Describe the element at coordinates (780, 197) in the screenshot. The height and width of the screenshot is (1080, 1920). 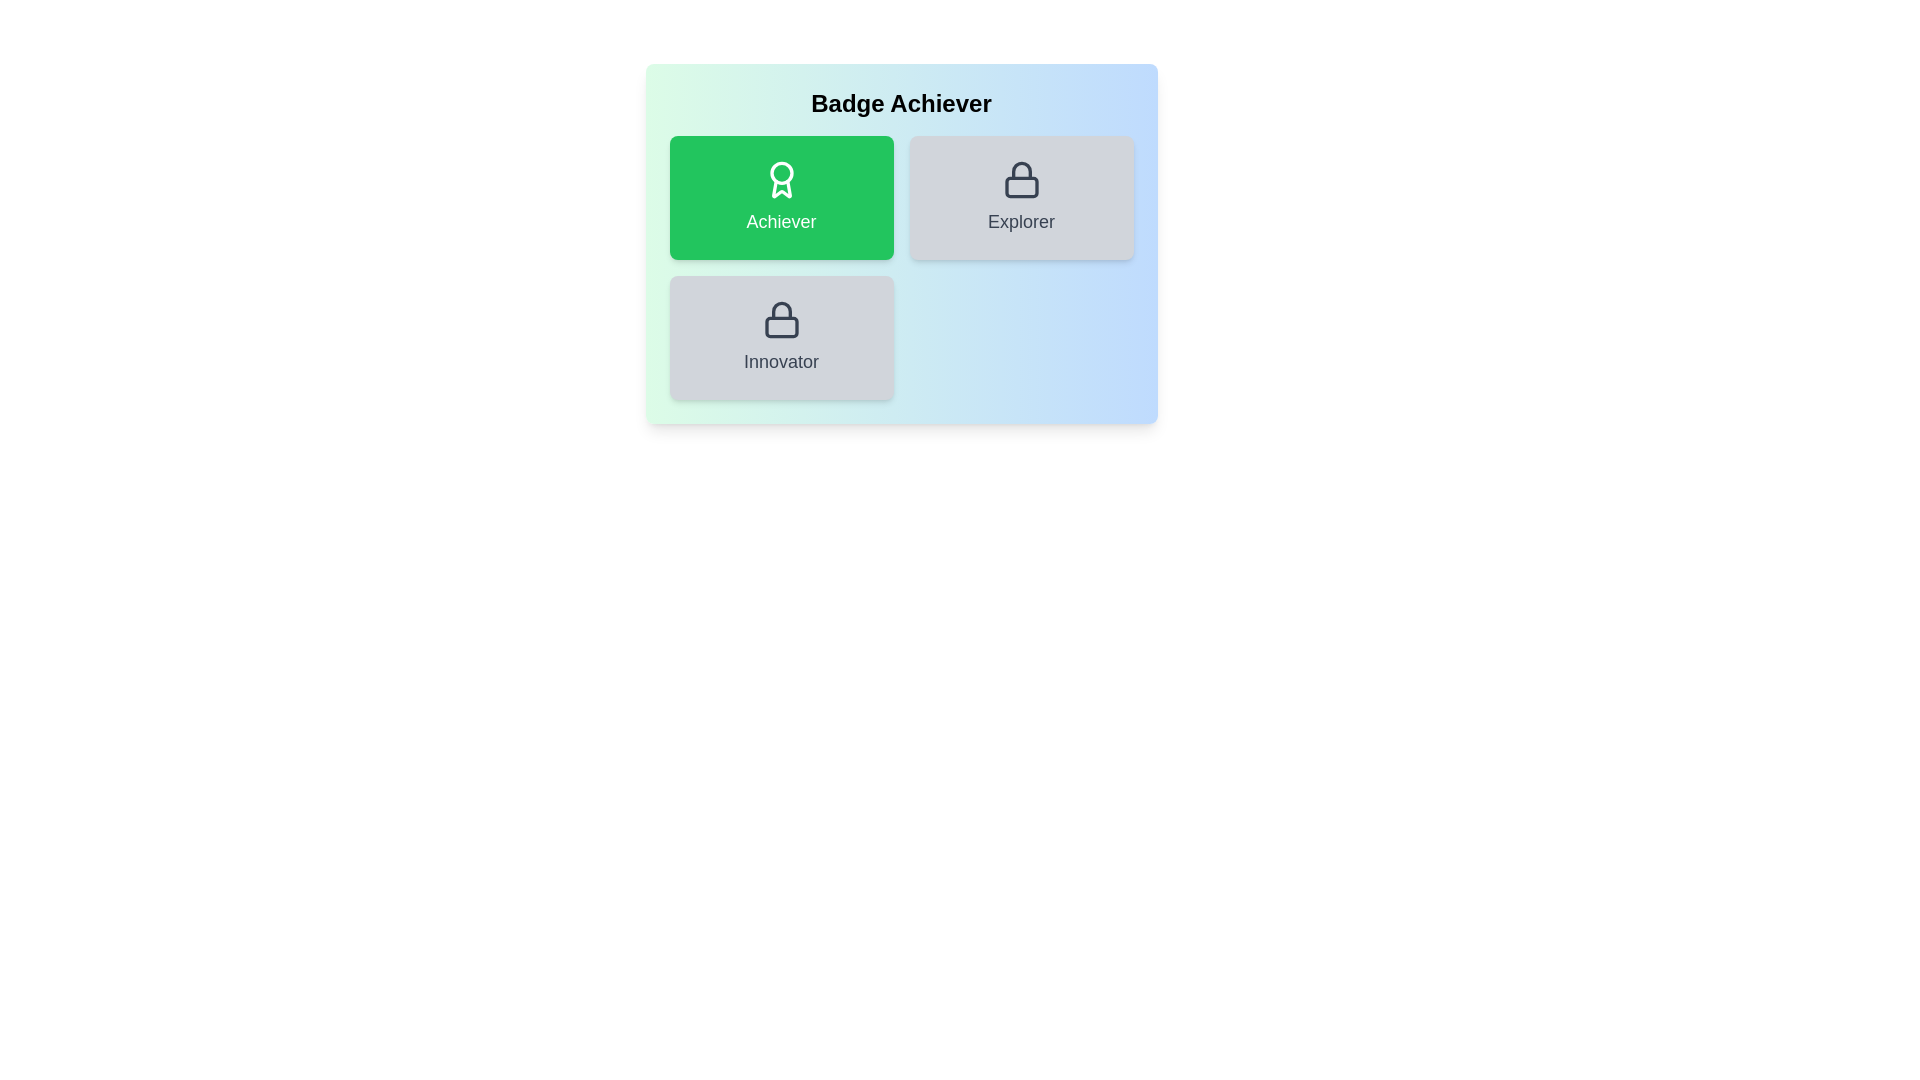
I see `the badge labeled Achiever to observe hover effects` at that location.